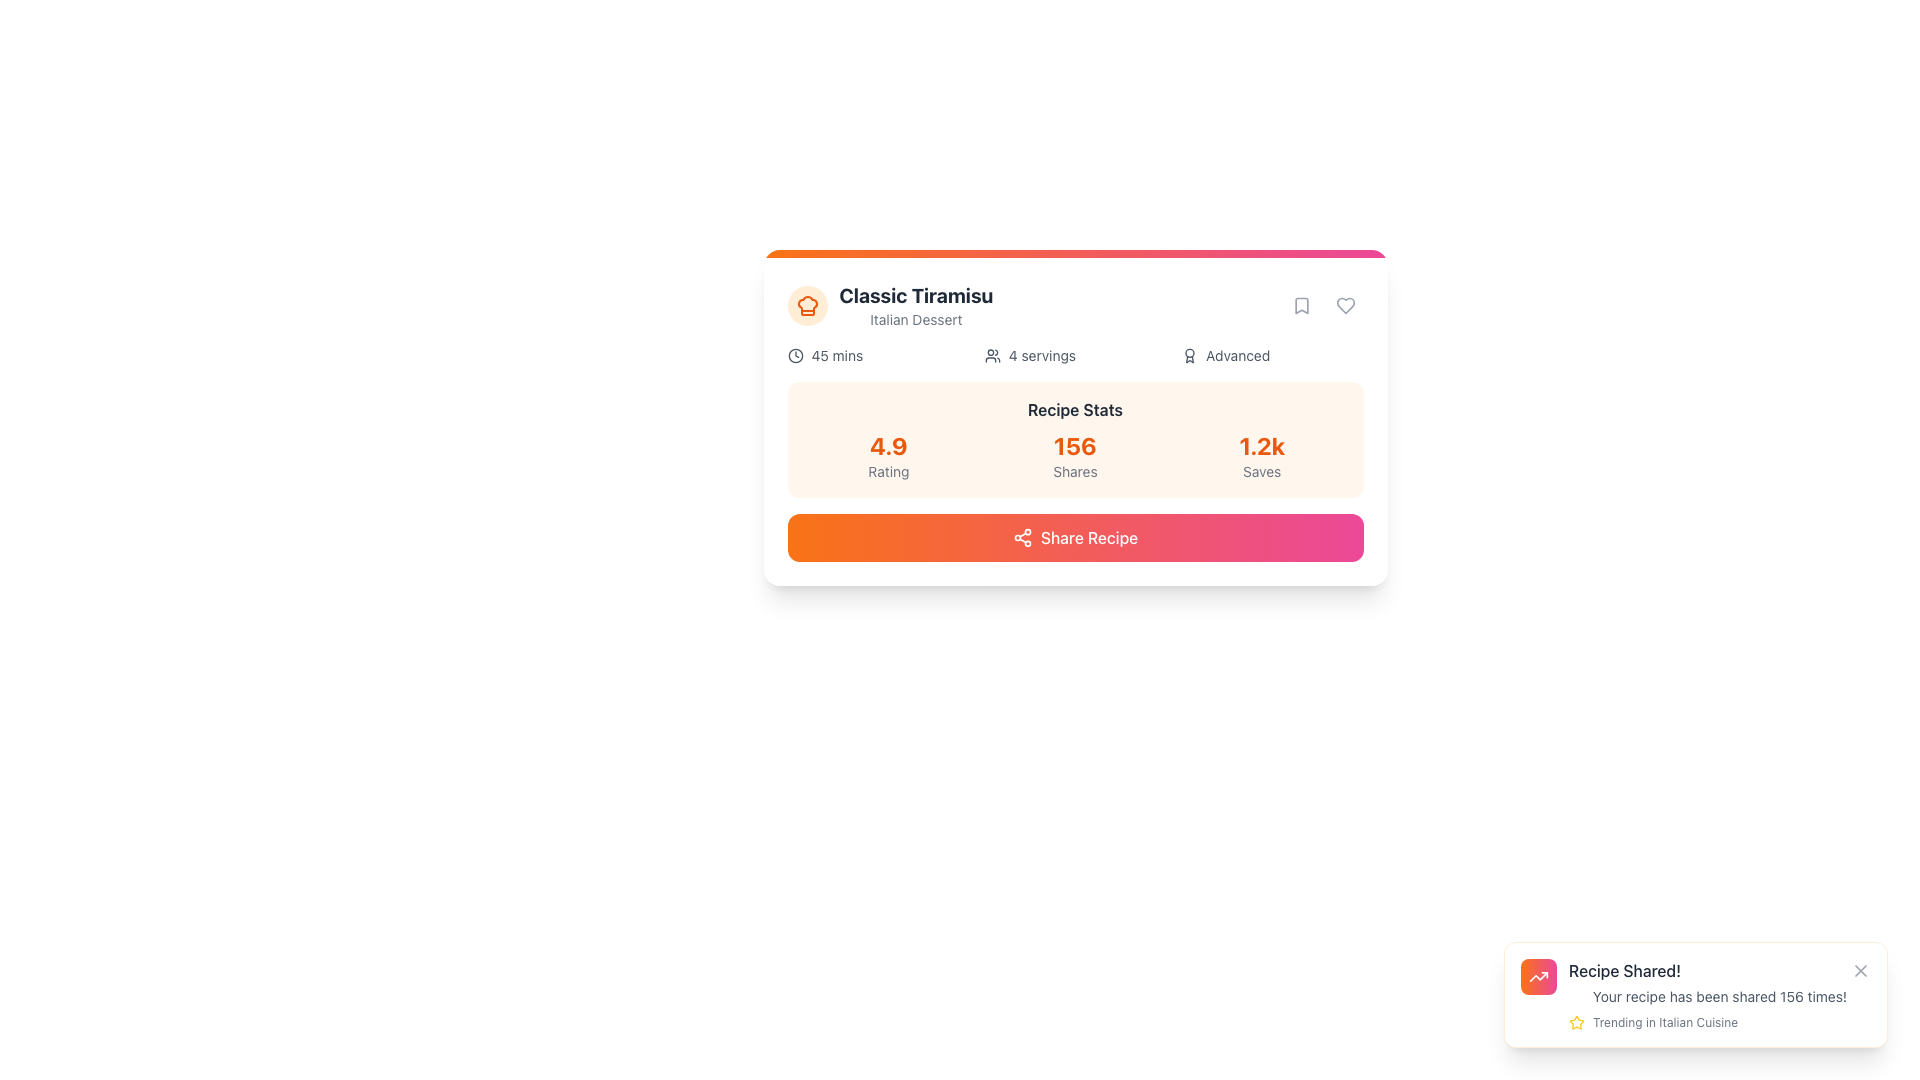 The width and height of the screenshot is (1920, 1080). Describe the element at coordinates (1261, 445) in the screenshot. I see `the numeric value '1.2k' displayed in bold orange text within the 'Recipe Stats' section, located at the bottom right of the recipe card` at that location.